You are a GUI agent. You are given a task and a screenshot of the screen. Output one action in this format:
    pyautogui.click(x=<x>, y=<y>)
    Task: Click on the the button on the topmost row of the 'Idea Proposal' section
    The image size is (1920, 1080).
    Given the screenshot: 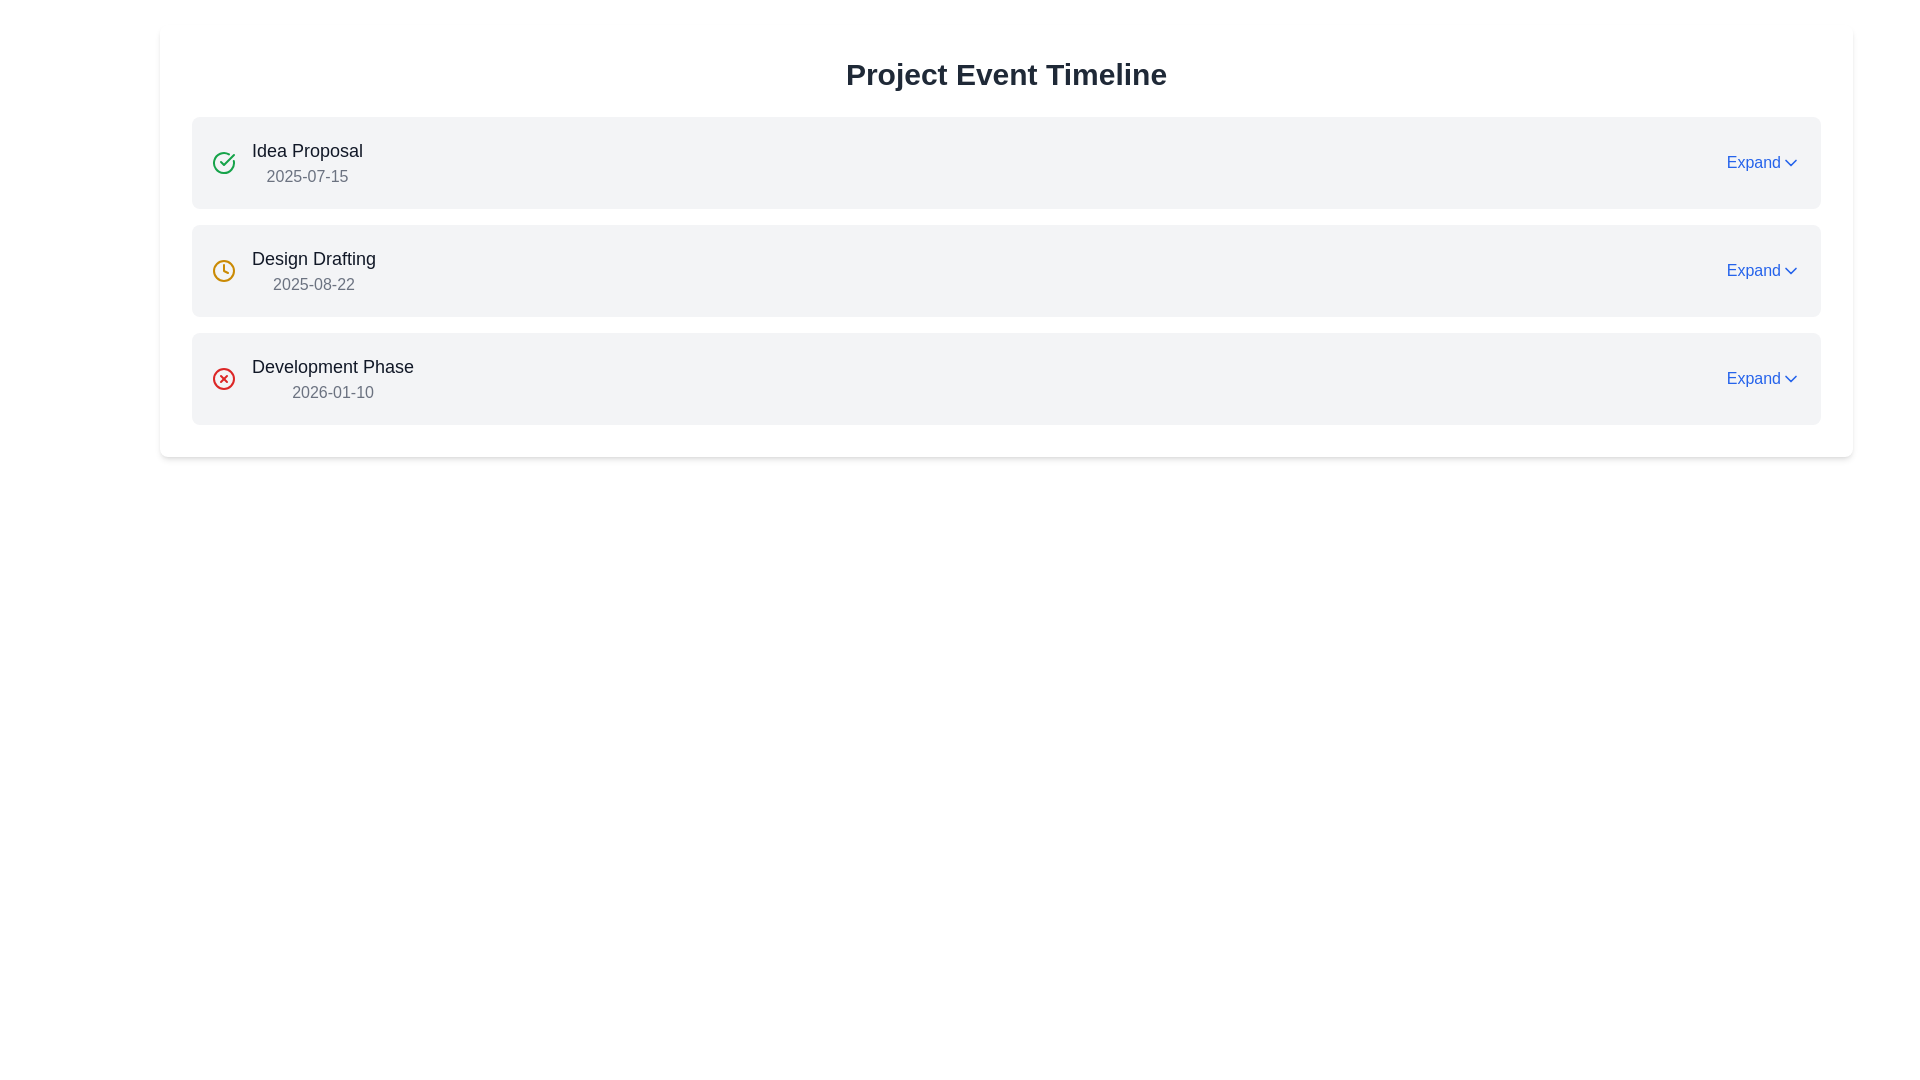 What is the action you would take?
    pyautogui.click(x=1763, y=161)
    